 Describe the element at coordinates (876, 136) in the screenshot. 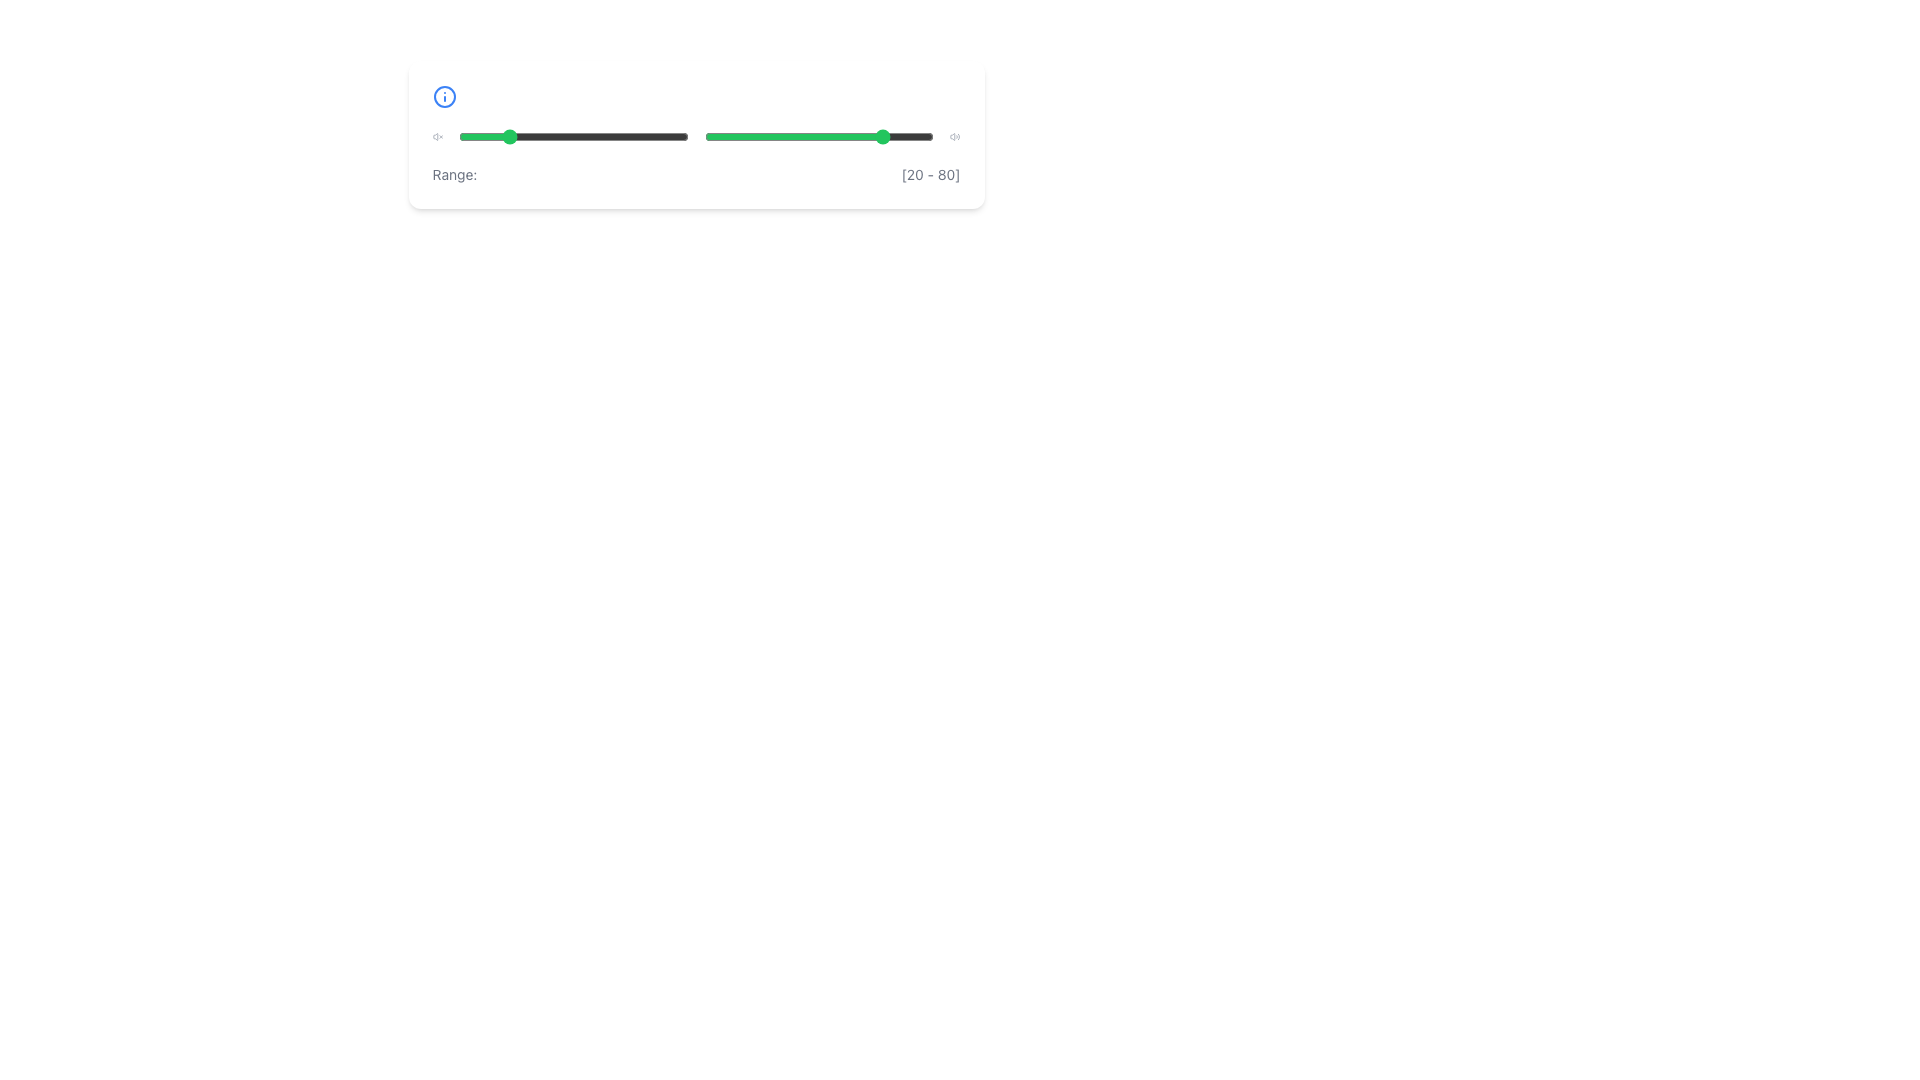

I see `the slider value` at that location.